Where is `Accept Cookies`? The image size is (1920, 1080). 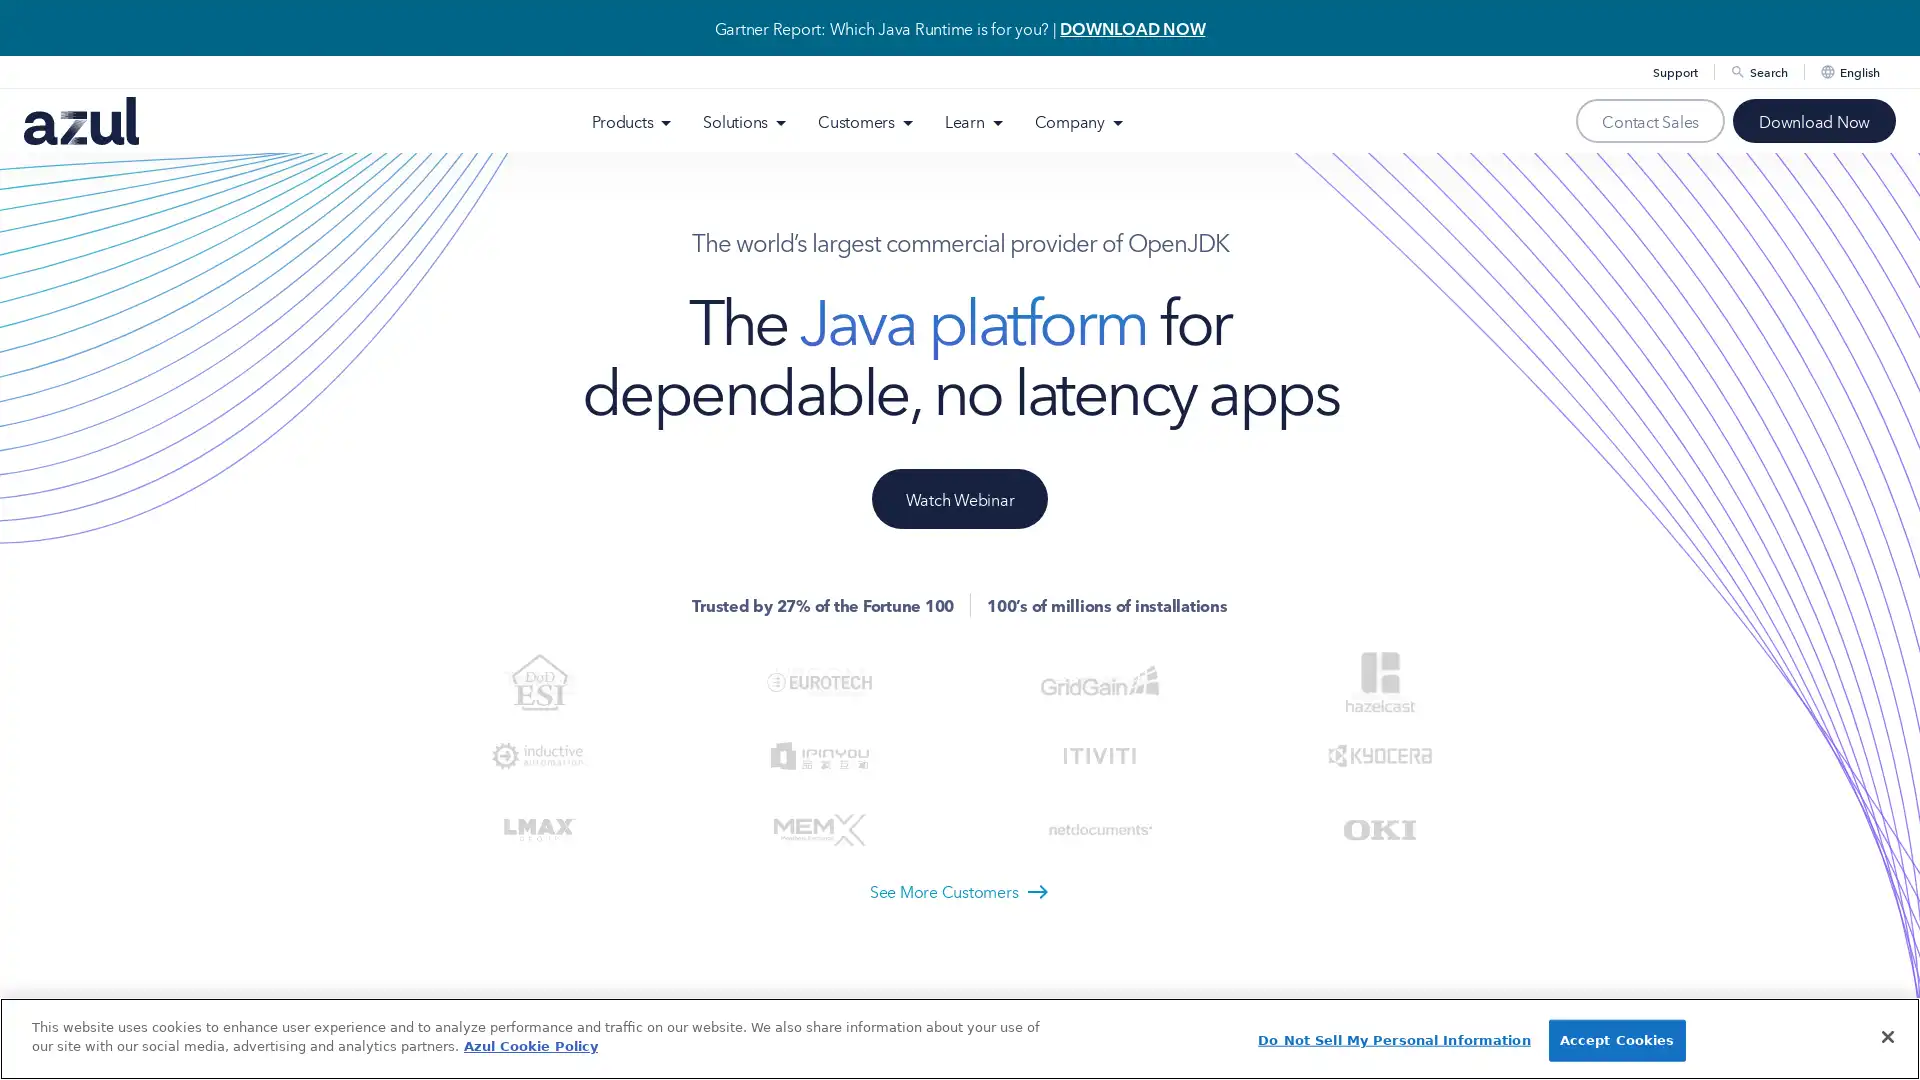
Accept Cookies is located at coordinates (1616, 1039).